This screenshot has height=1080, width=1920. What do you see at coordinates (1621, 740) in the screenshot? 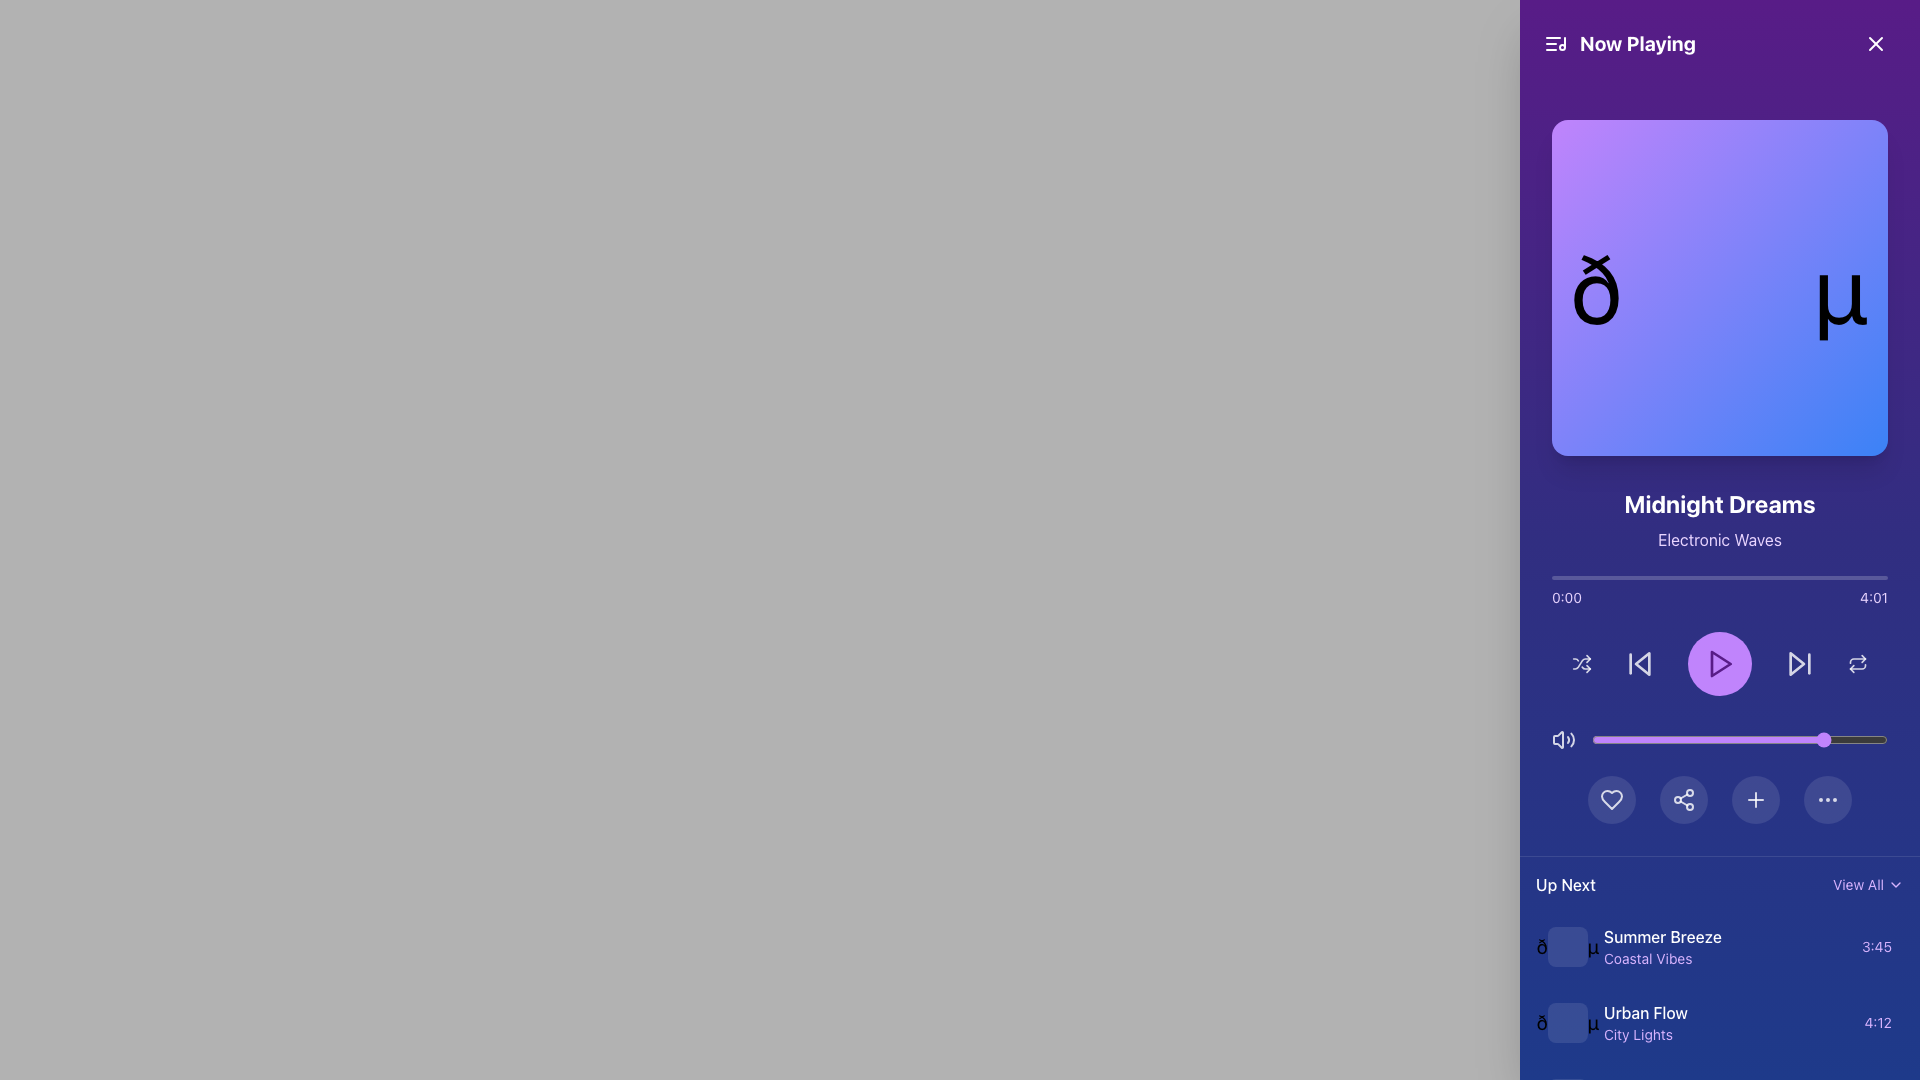
I see `slider value` at bounding box center [1621, 740].